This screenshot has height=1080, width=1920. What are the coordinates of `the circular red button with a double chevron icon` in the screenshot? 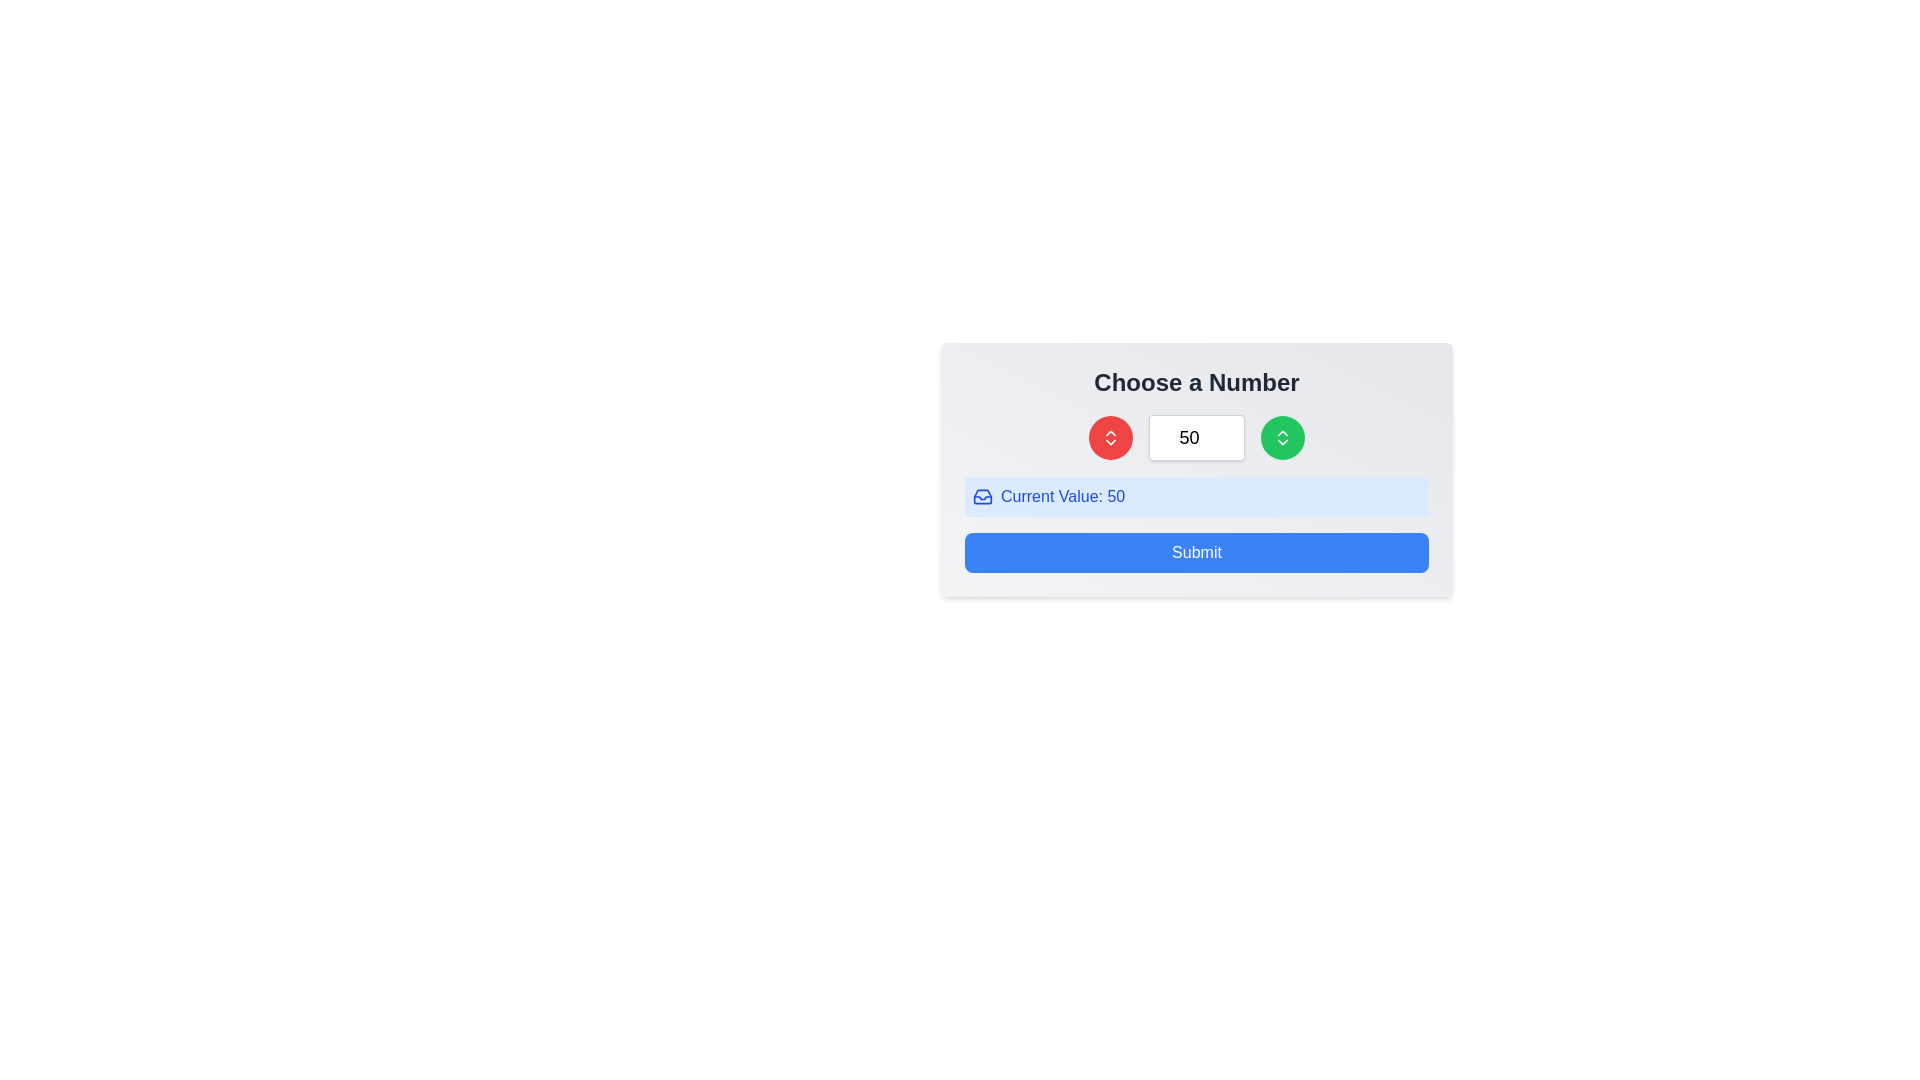 It's located at (1109, 437).